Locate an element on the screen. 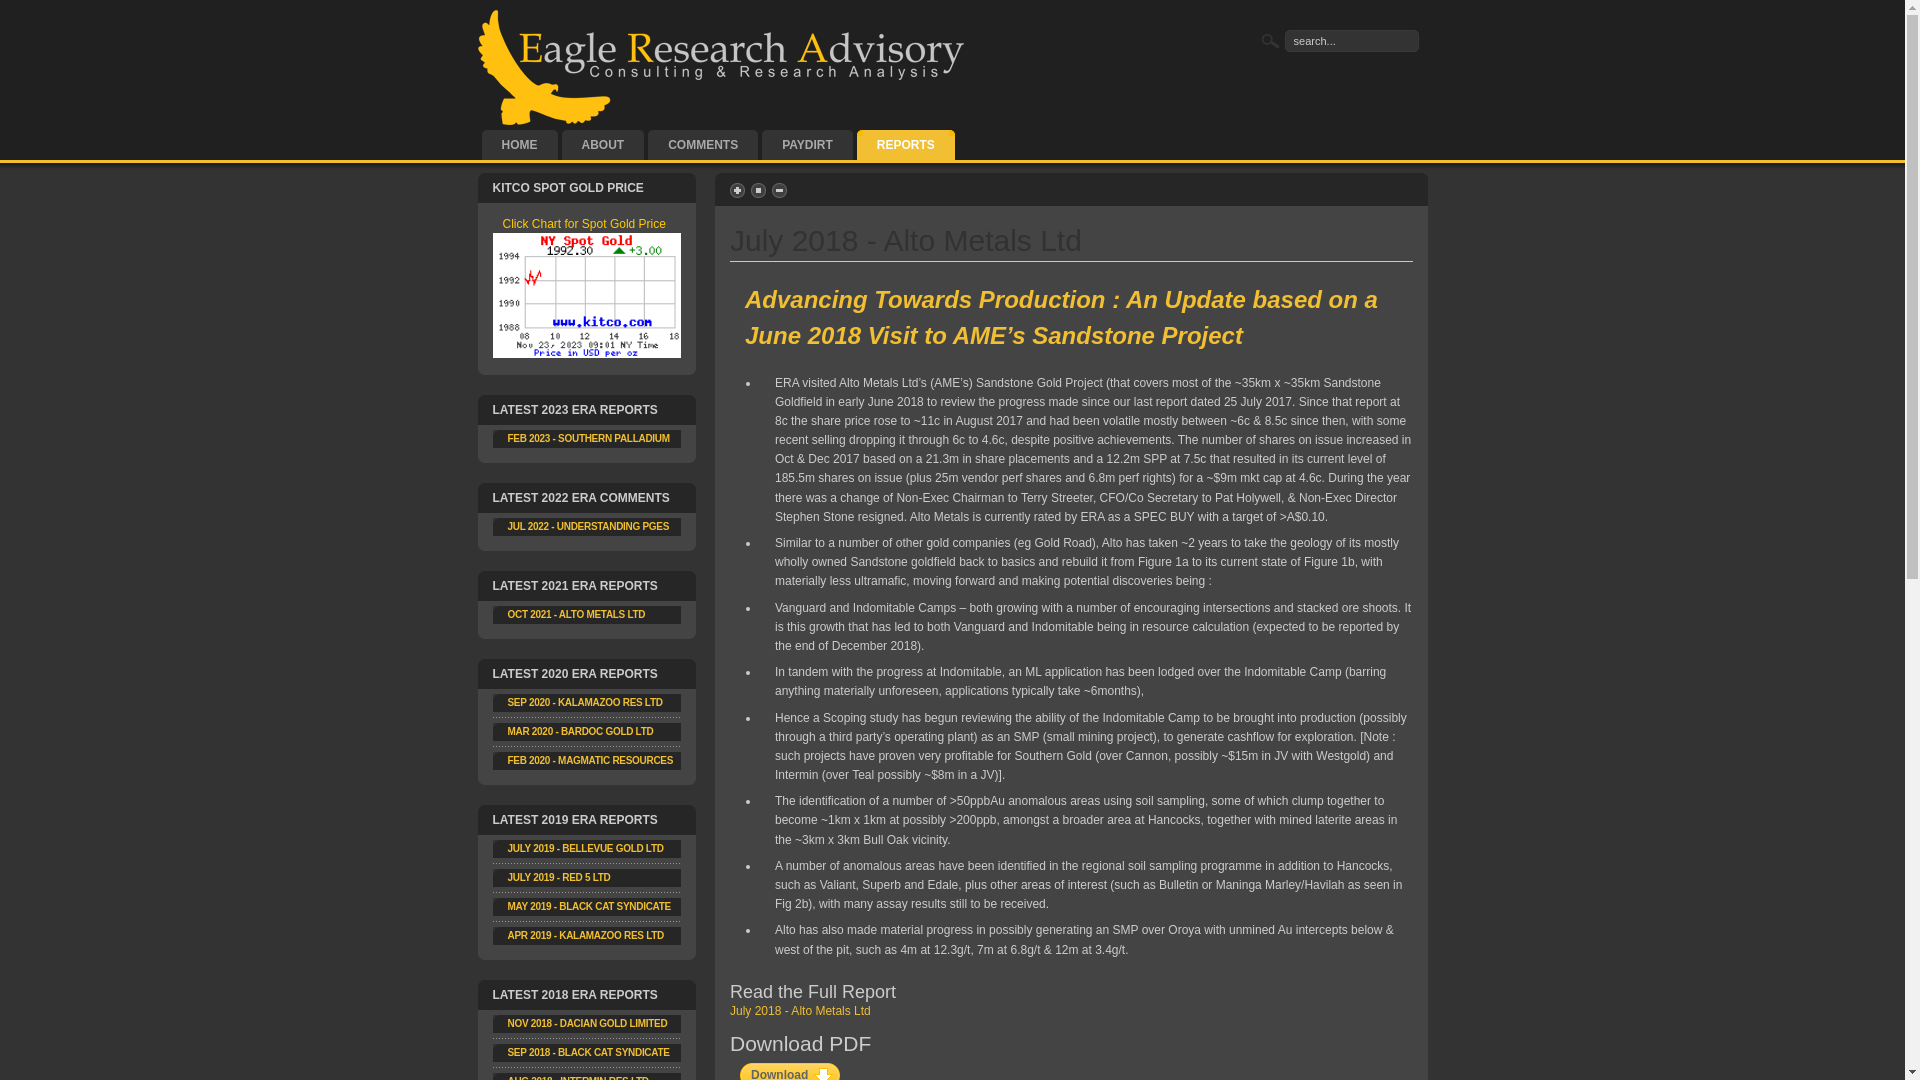 The width and height of the screenshot is (1920, 1080). 'OCT 2021 - ALTO METALS LTD' is located at coordinates (575, 613).